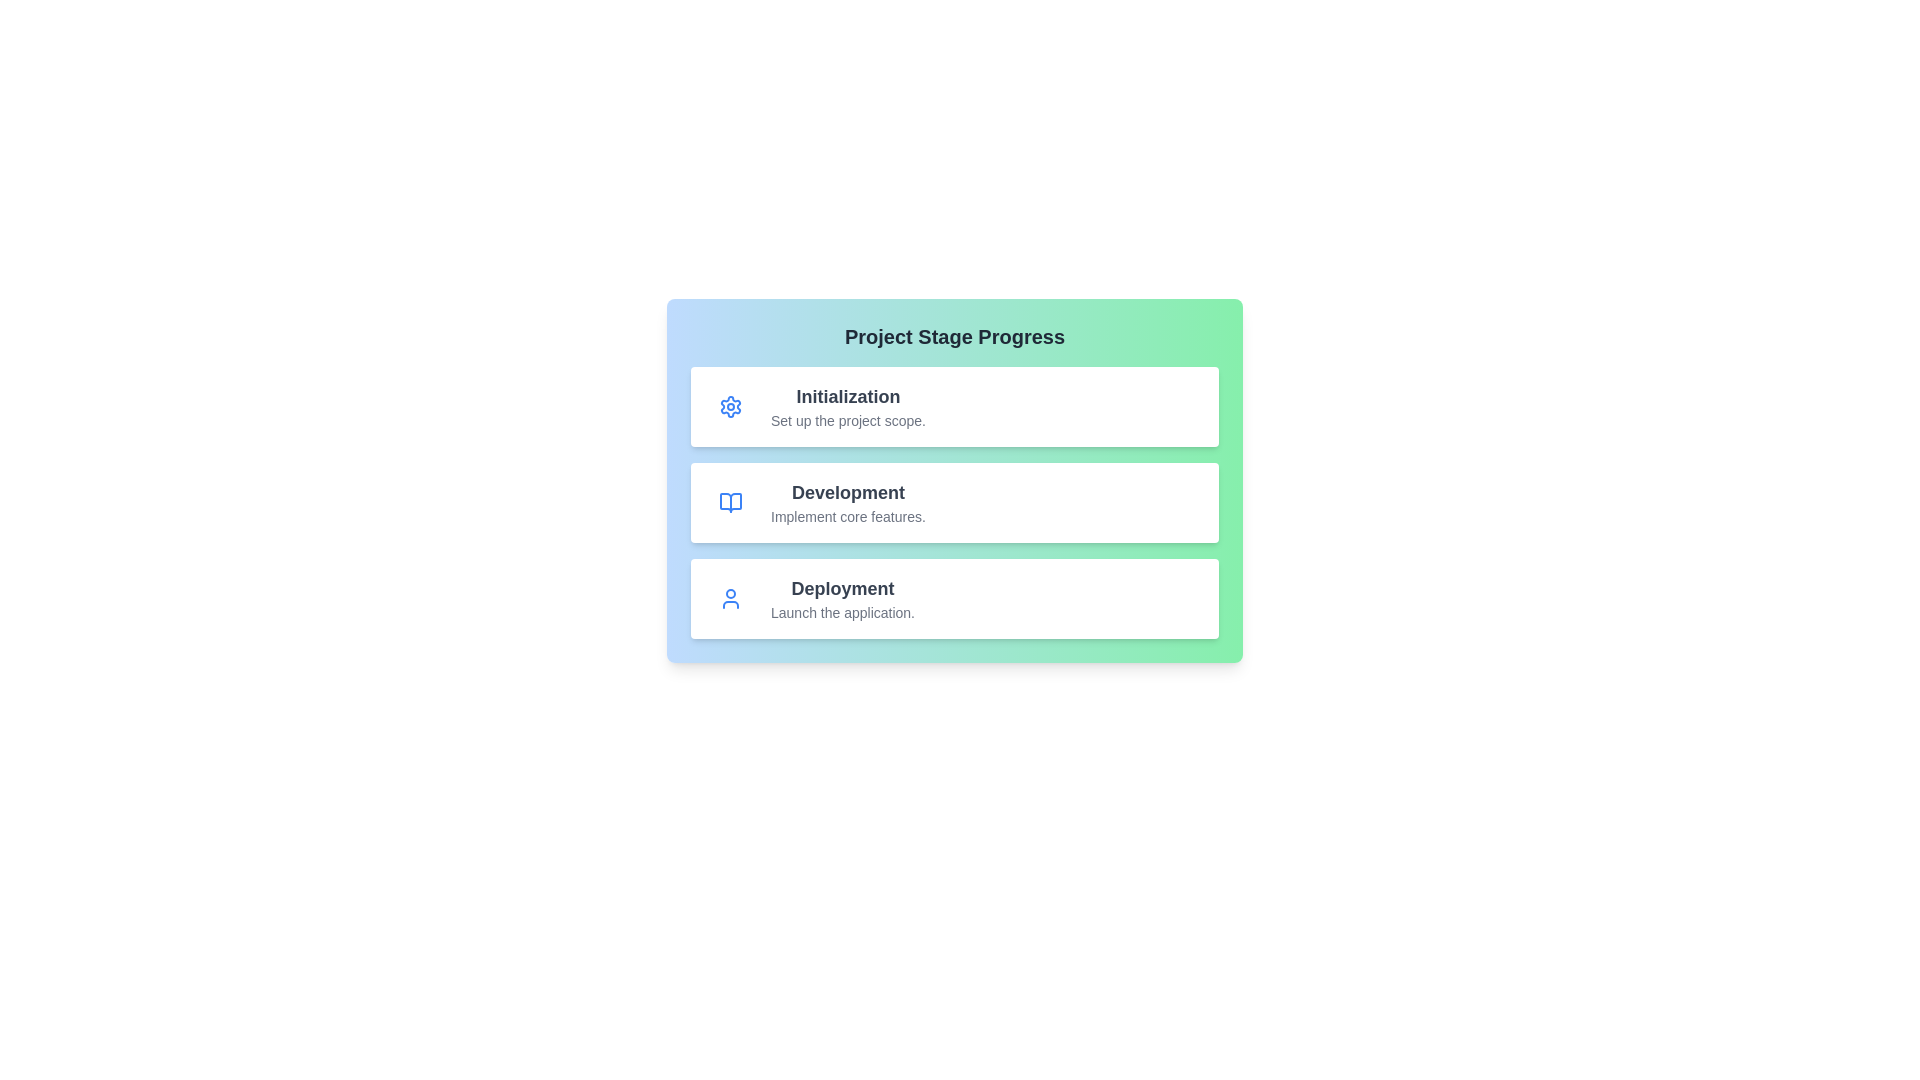 This screenshot has width=1920, height=1080. I want to click on the open book icon in the Project Stage Progress widget, located next to the 'Development' text label, so click(729, 501).